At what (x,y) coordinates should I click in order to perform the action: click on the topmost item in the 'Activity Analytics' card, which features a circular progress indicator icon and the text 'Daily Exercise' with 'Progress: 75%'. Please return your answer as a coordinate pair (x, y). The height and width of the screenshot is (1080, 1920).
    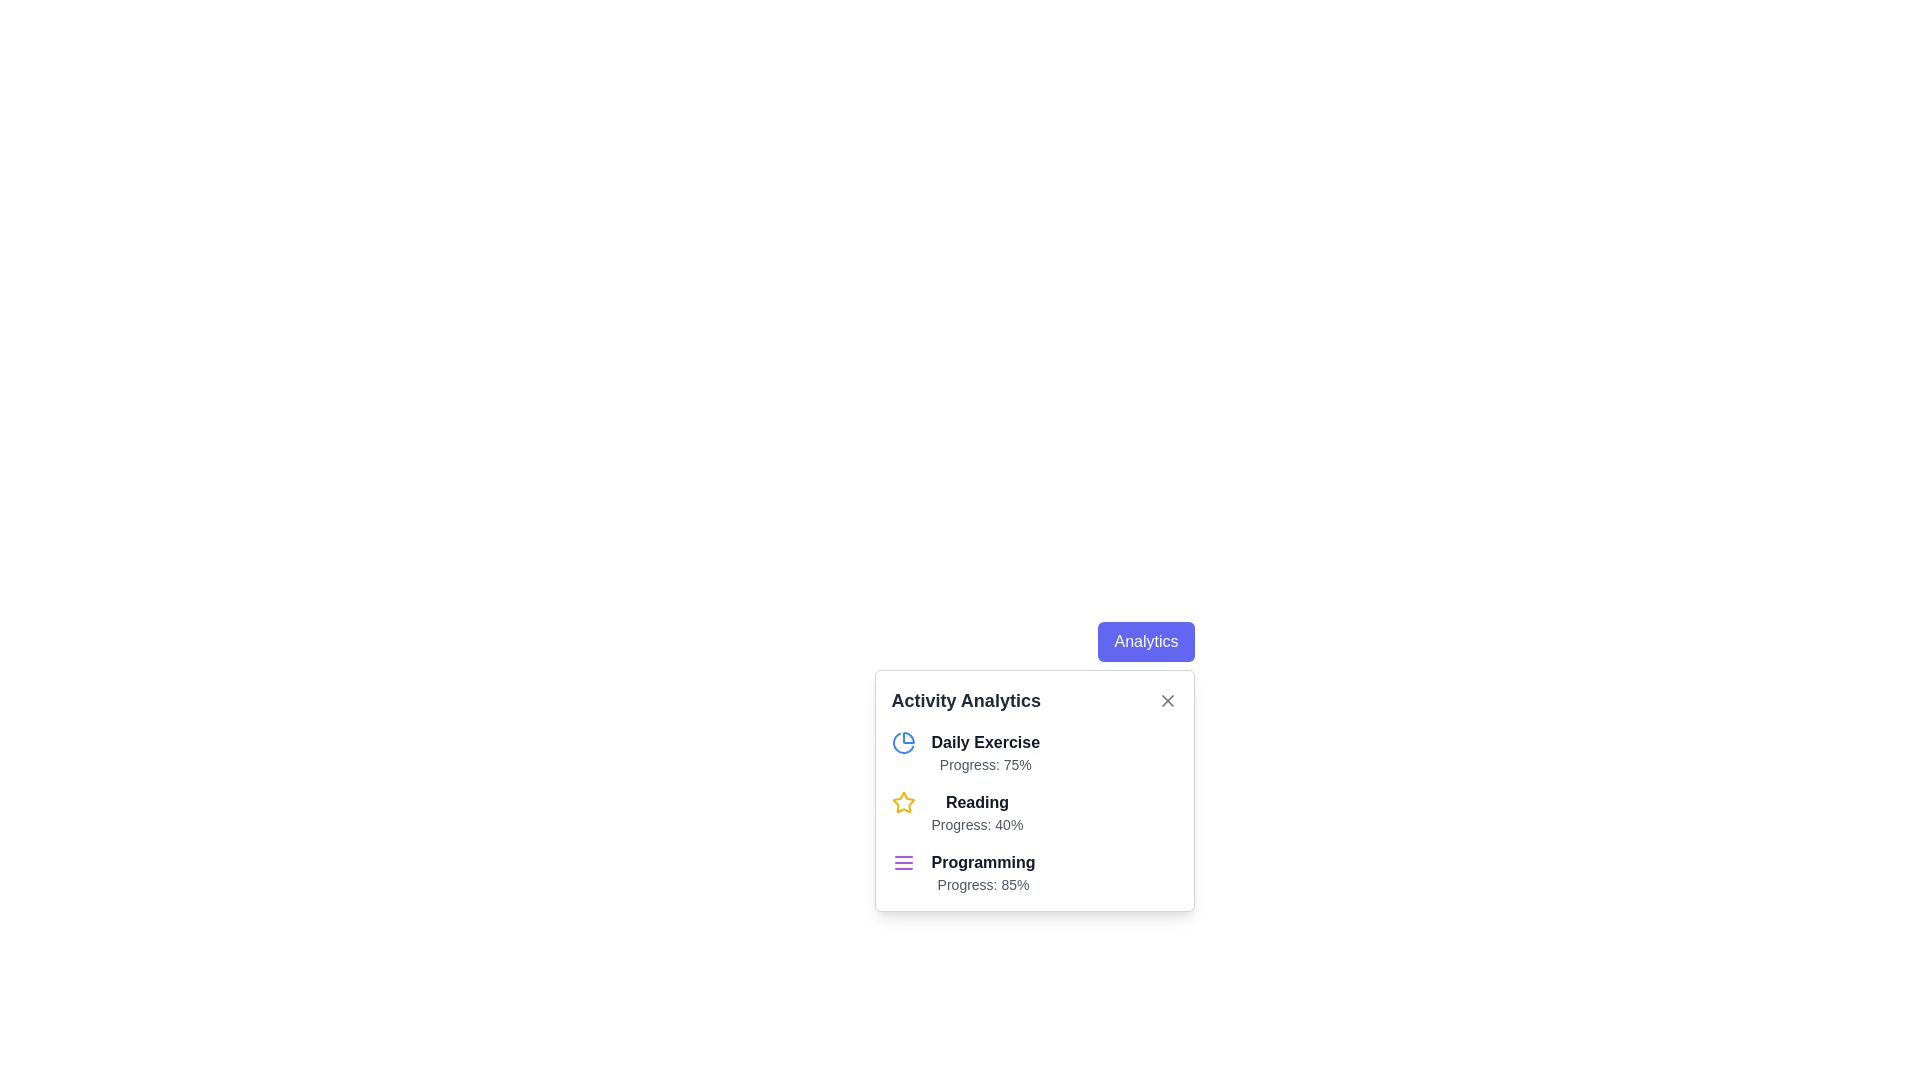
    Looking at the image, I should click on (1034, 752).